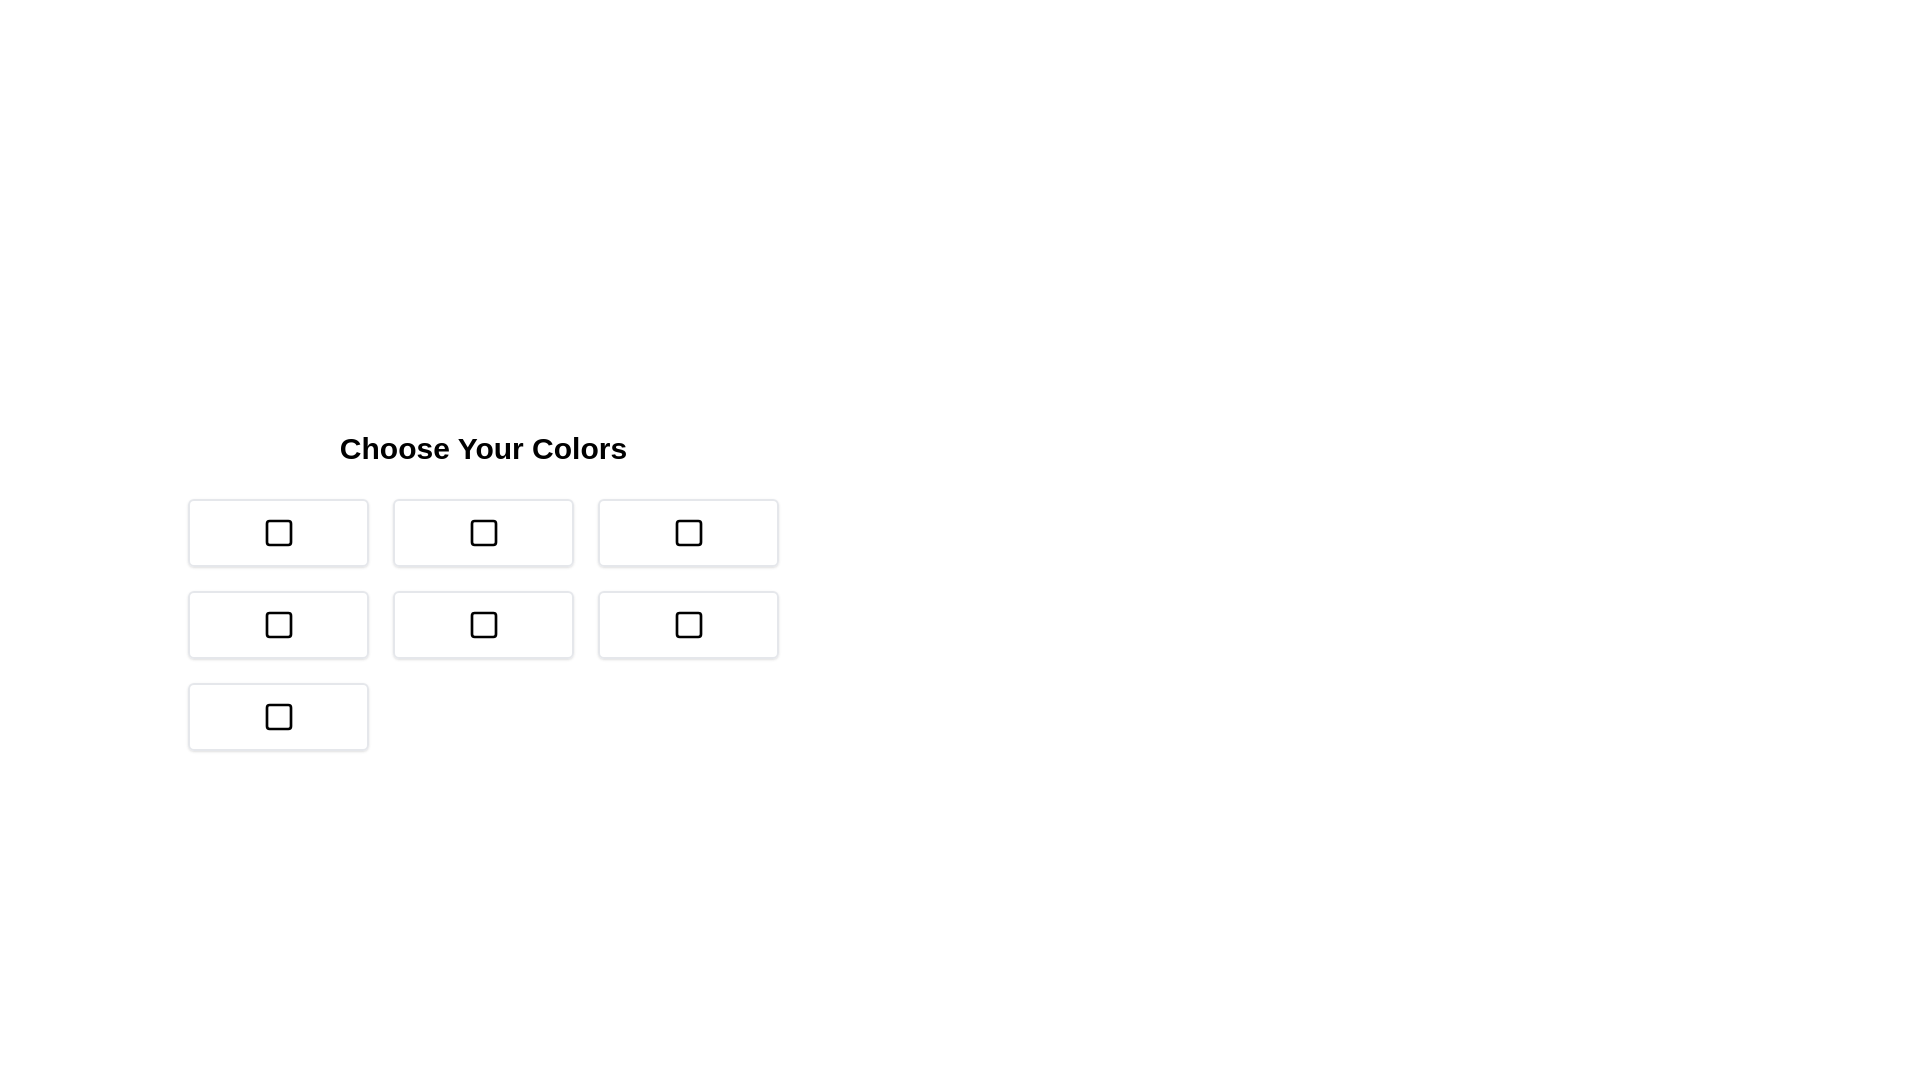  I want to click on the square of color green, so click(688, 531).